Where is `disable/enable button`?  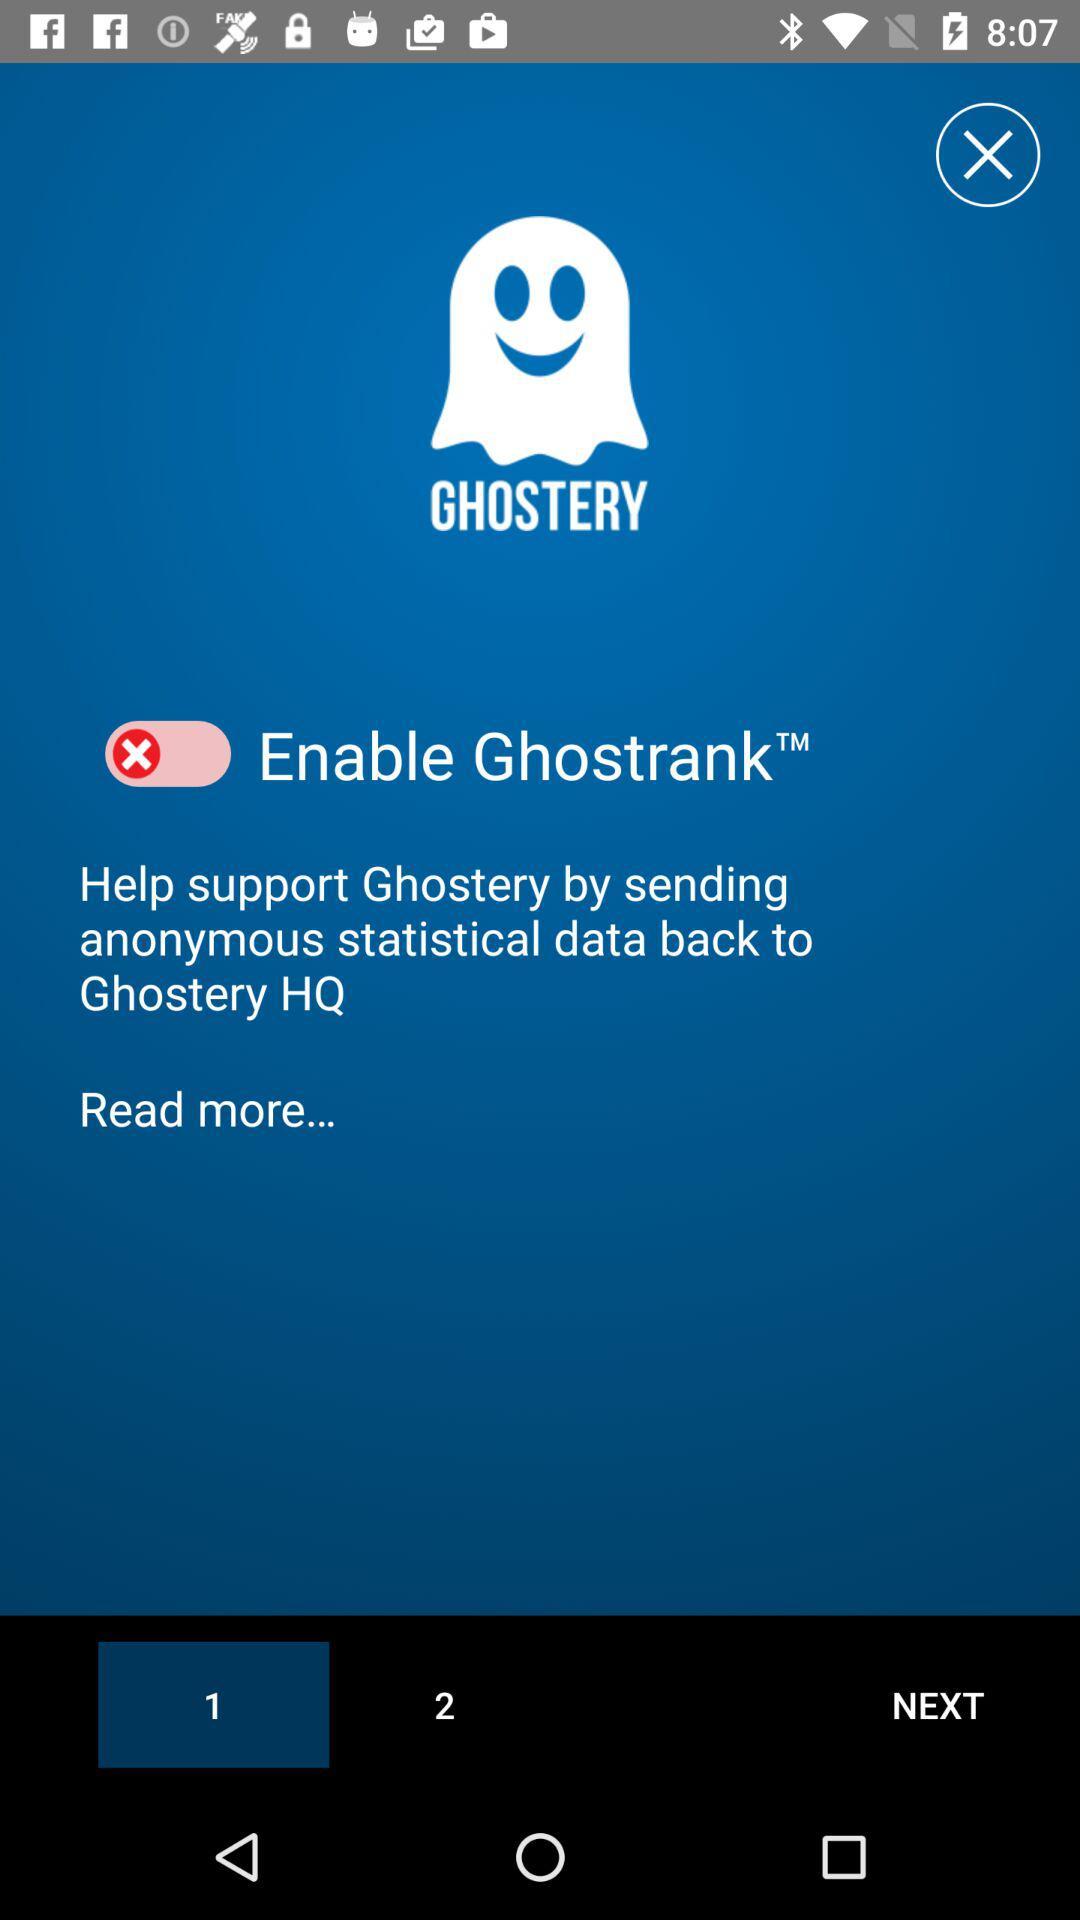
disable/enable button is located at coordinates (167, 753).